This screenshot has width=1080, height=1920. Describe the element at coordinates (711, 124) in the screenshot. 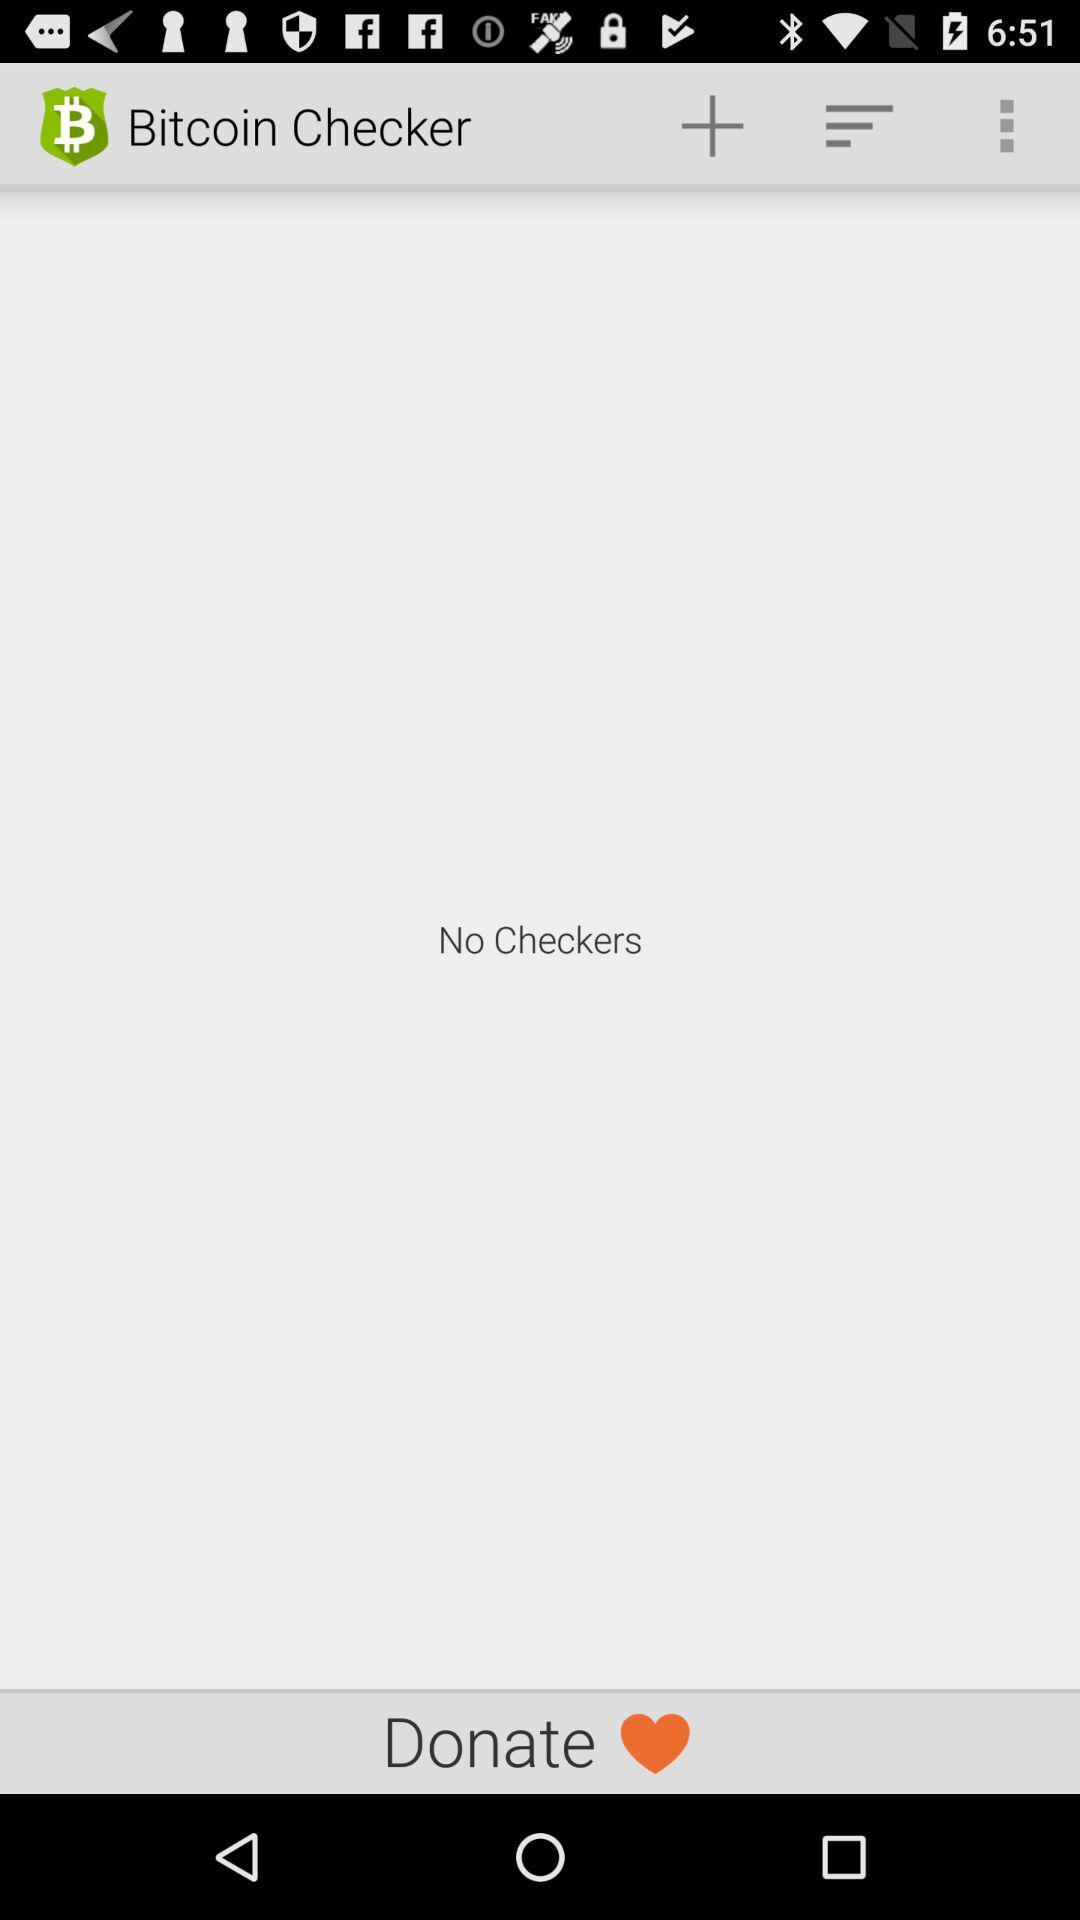

I see `the item next to bitcoin checker` at that location.